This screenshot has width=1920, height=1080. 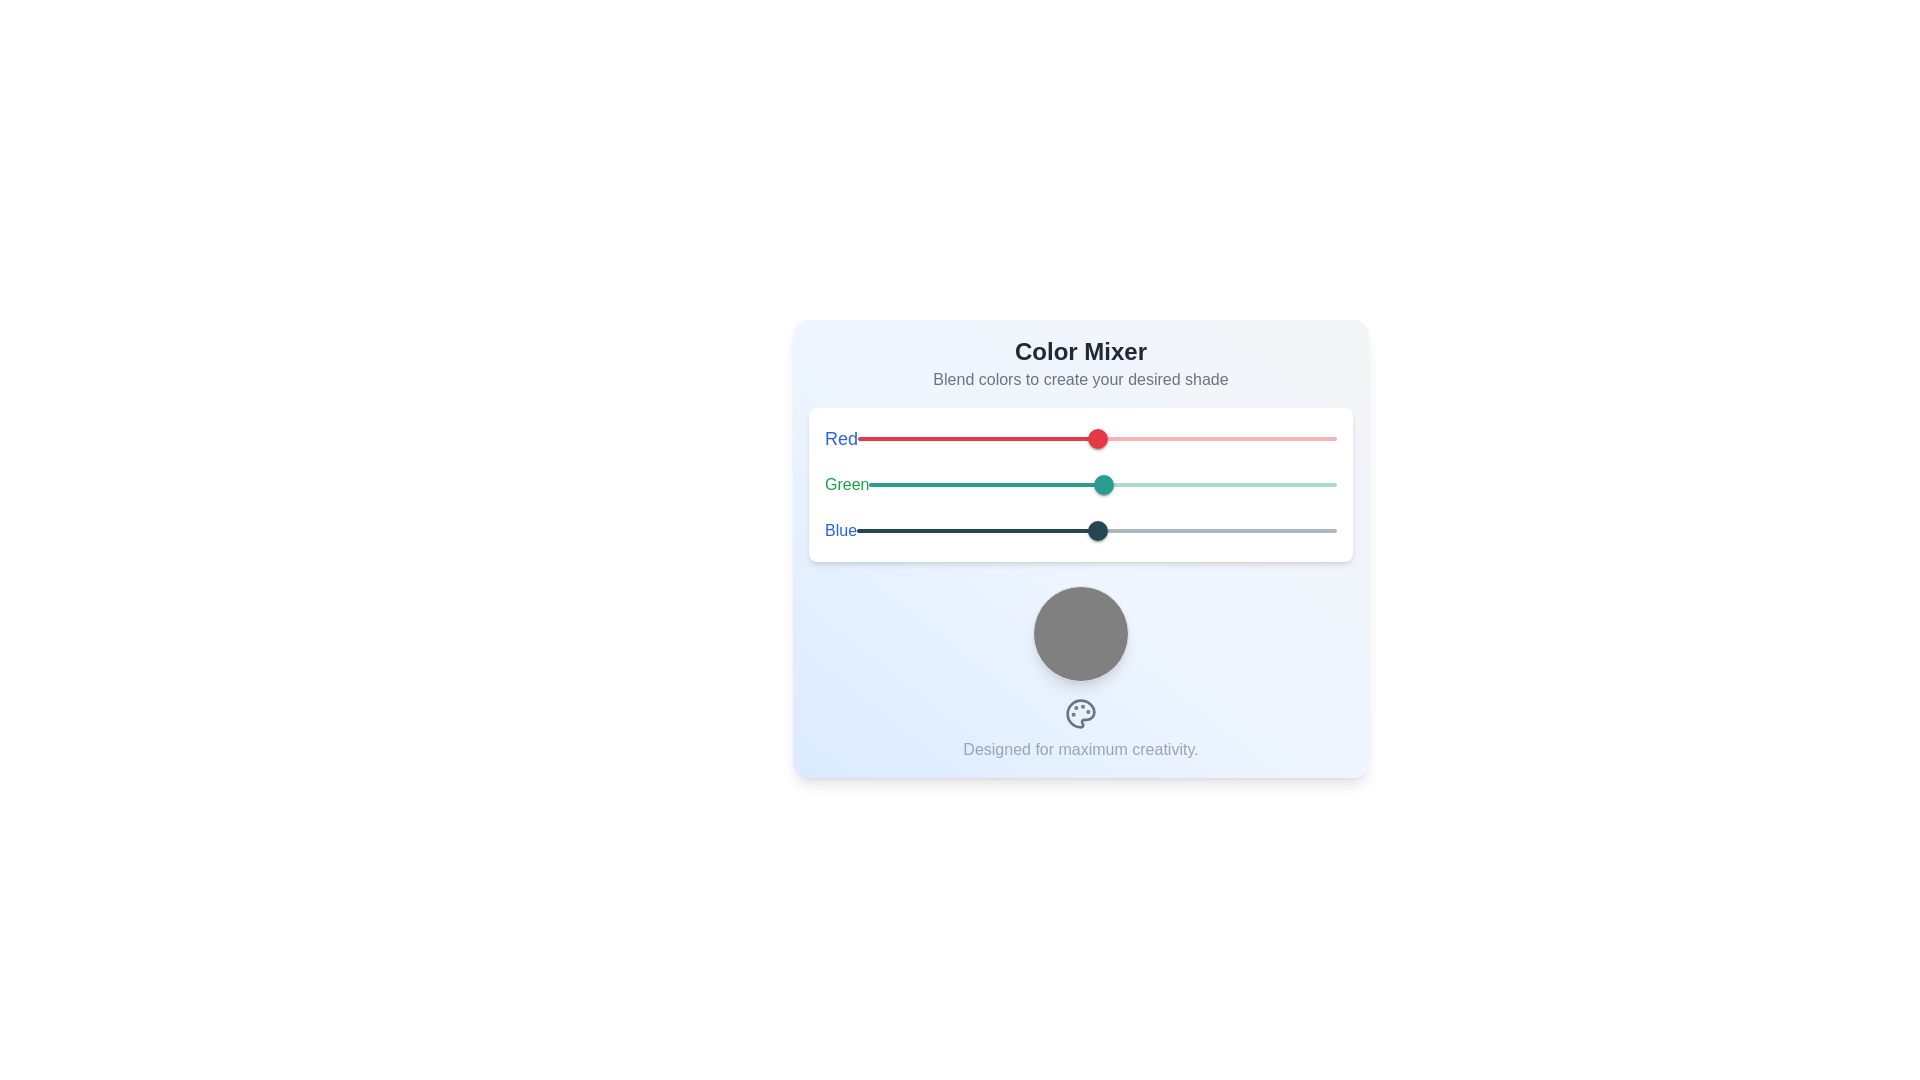 What do you see at coordinates (1108, 530) in the screenshot?
I see `the Blue channel` at bounding box center [1108, 530].